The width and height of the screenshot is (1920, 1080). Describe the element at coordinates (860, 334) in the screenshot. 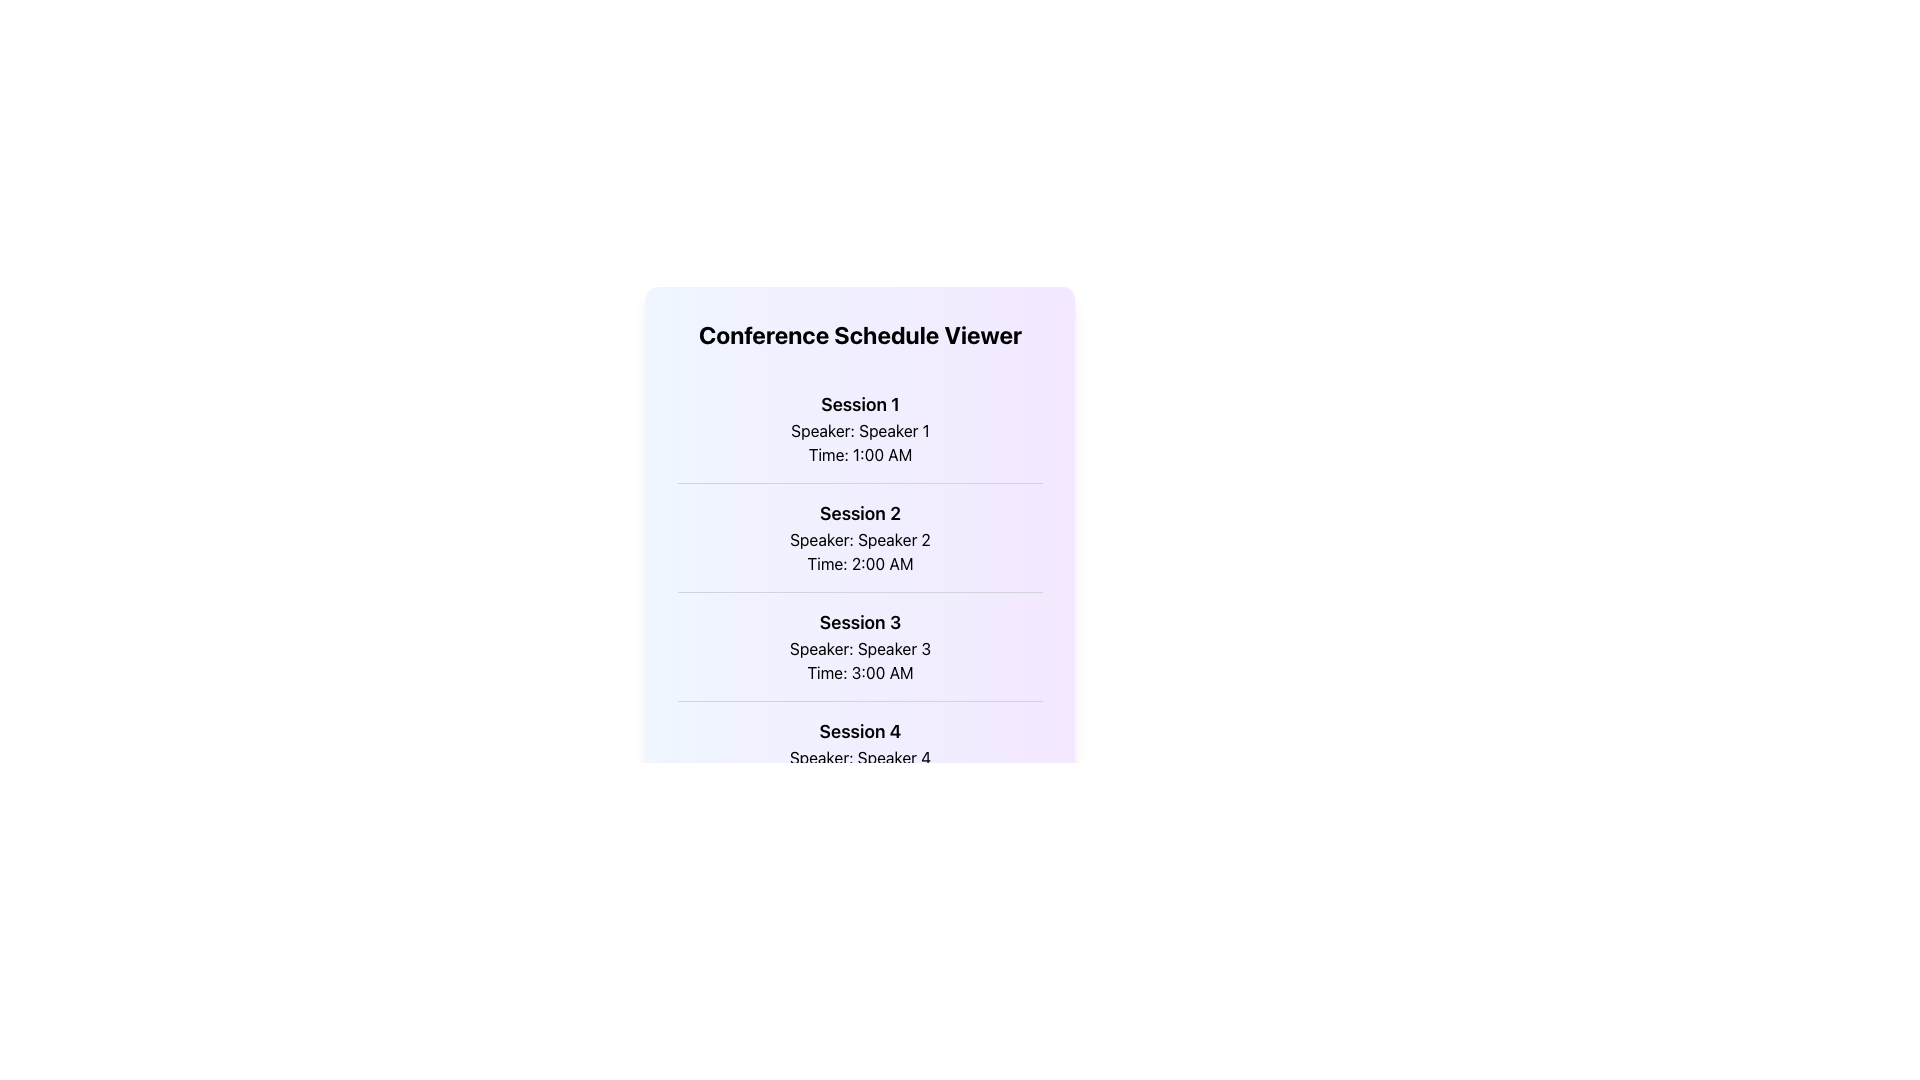

I see `the header element that displays 'Conference Schedule Viewer', styled in large bold font, located at the top of the layout above the session details list` at that location.